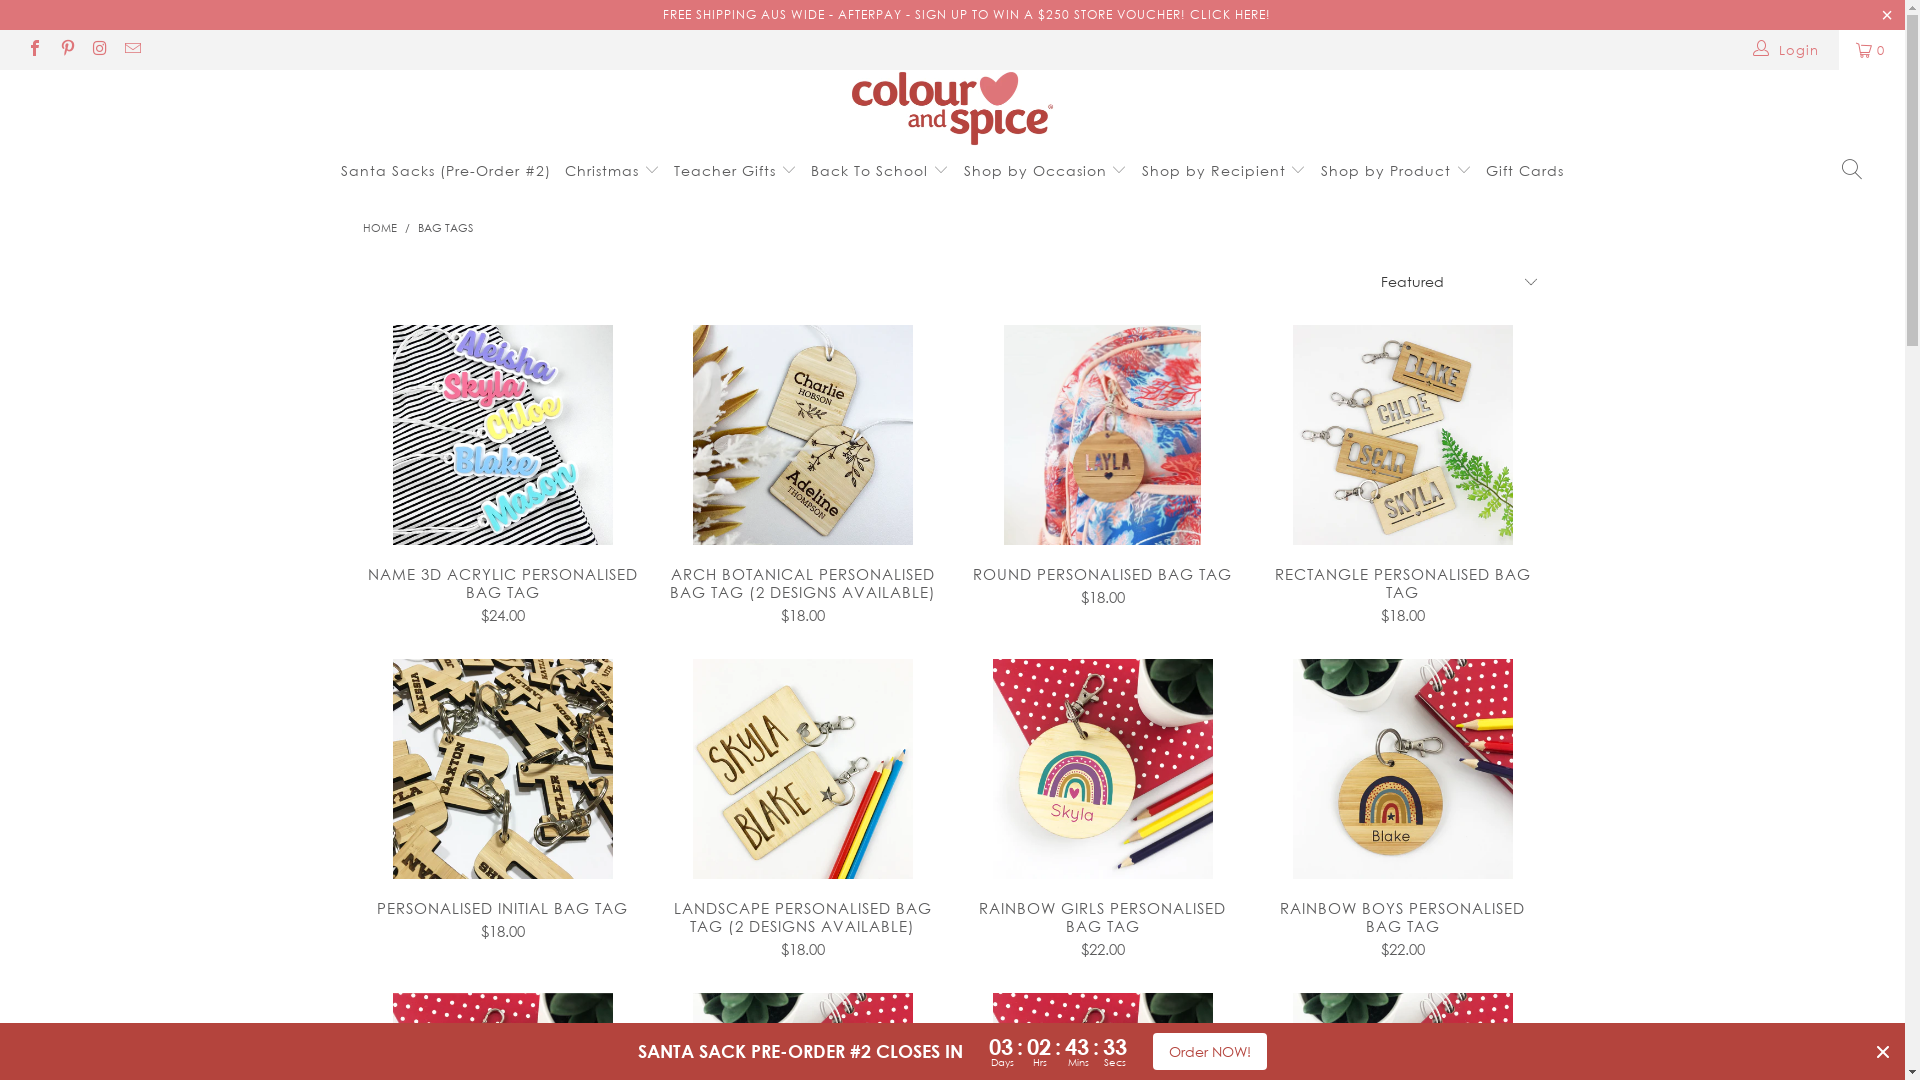 The width and height of the screenshot is (1920, 1080). I want to click on 'HOME', so click(379, 226).